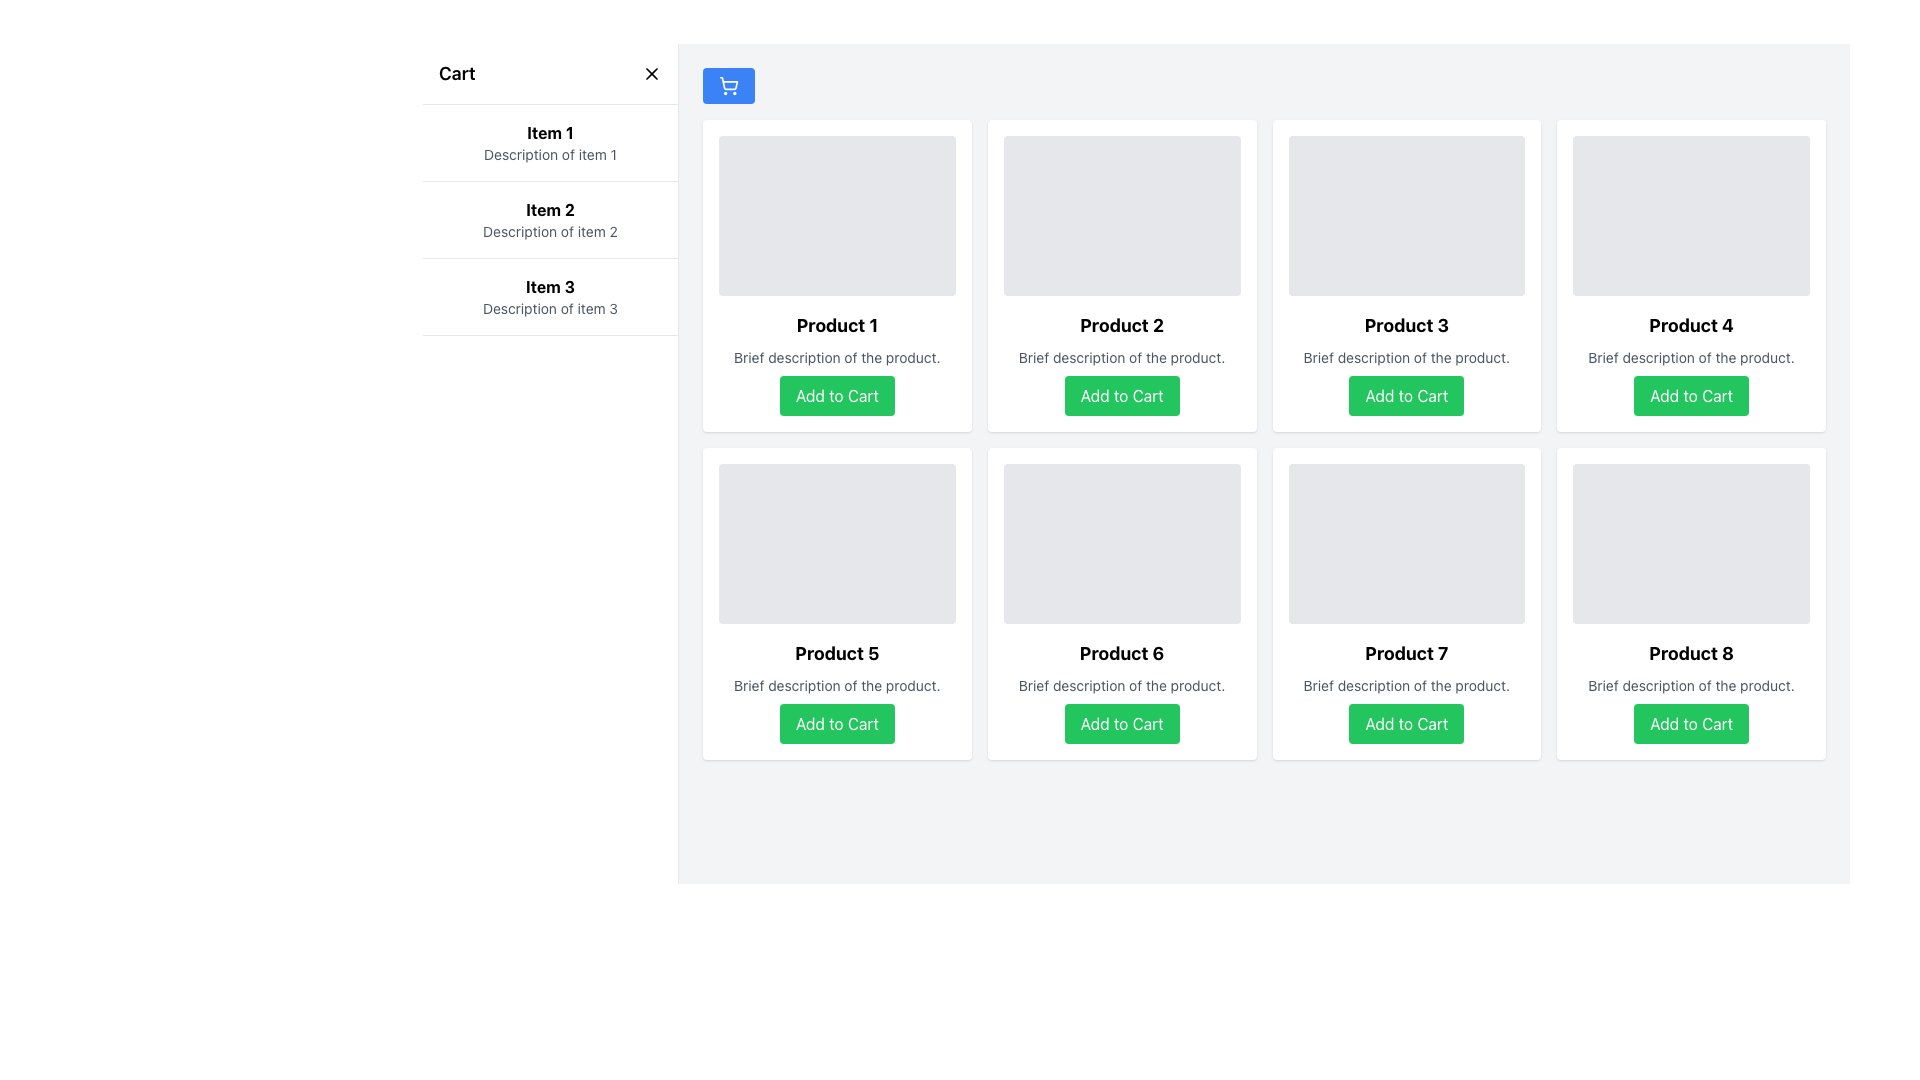  What do you see at coordinates (837, 216) in the screenshot?
I see `the image placeholder for the 'Product 1' card located in the top left cell of a 4x2 grid of product cards for potential interactions` at bounding box center [837, 216].